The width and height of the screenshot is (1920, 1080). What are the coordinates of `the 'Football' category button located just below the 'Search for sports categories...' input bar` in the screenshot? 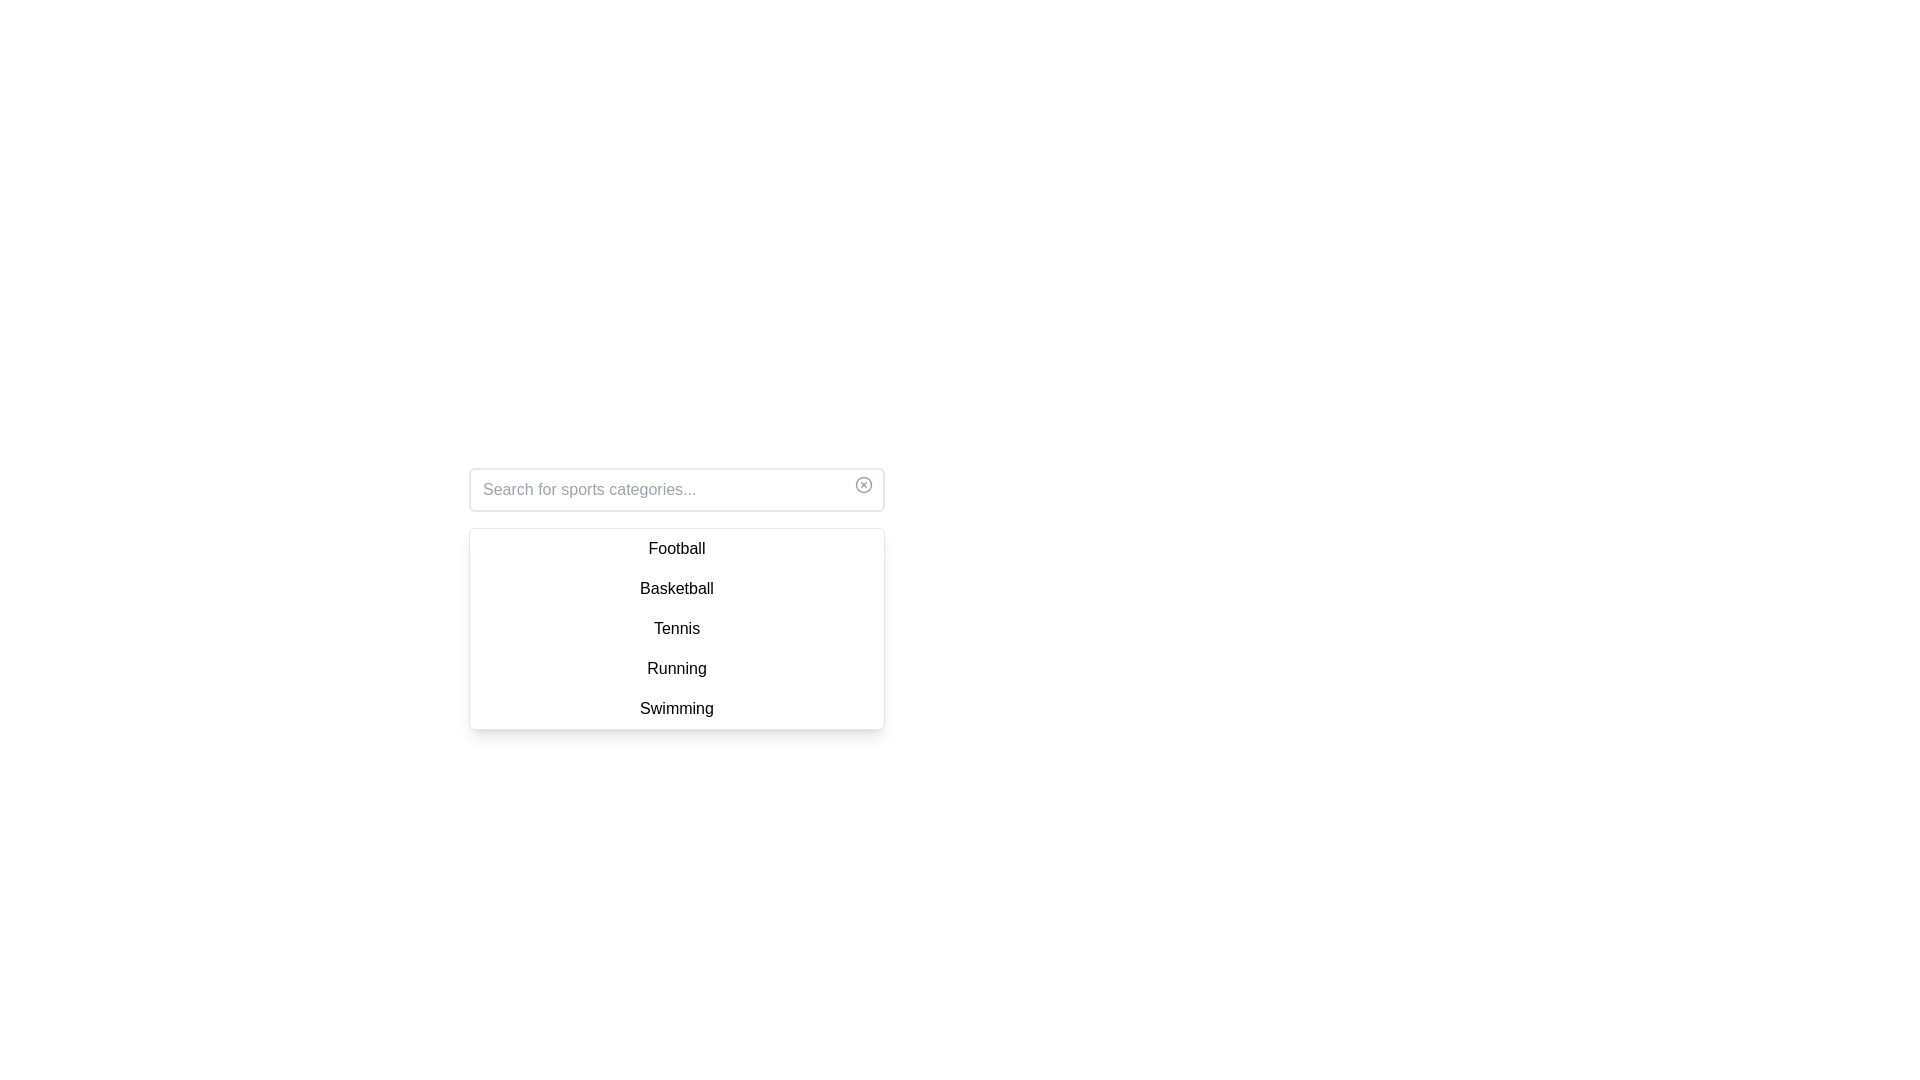 It's located at (676, 548).